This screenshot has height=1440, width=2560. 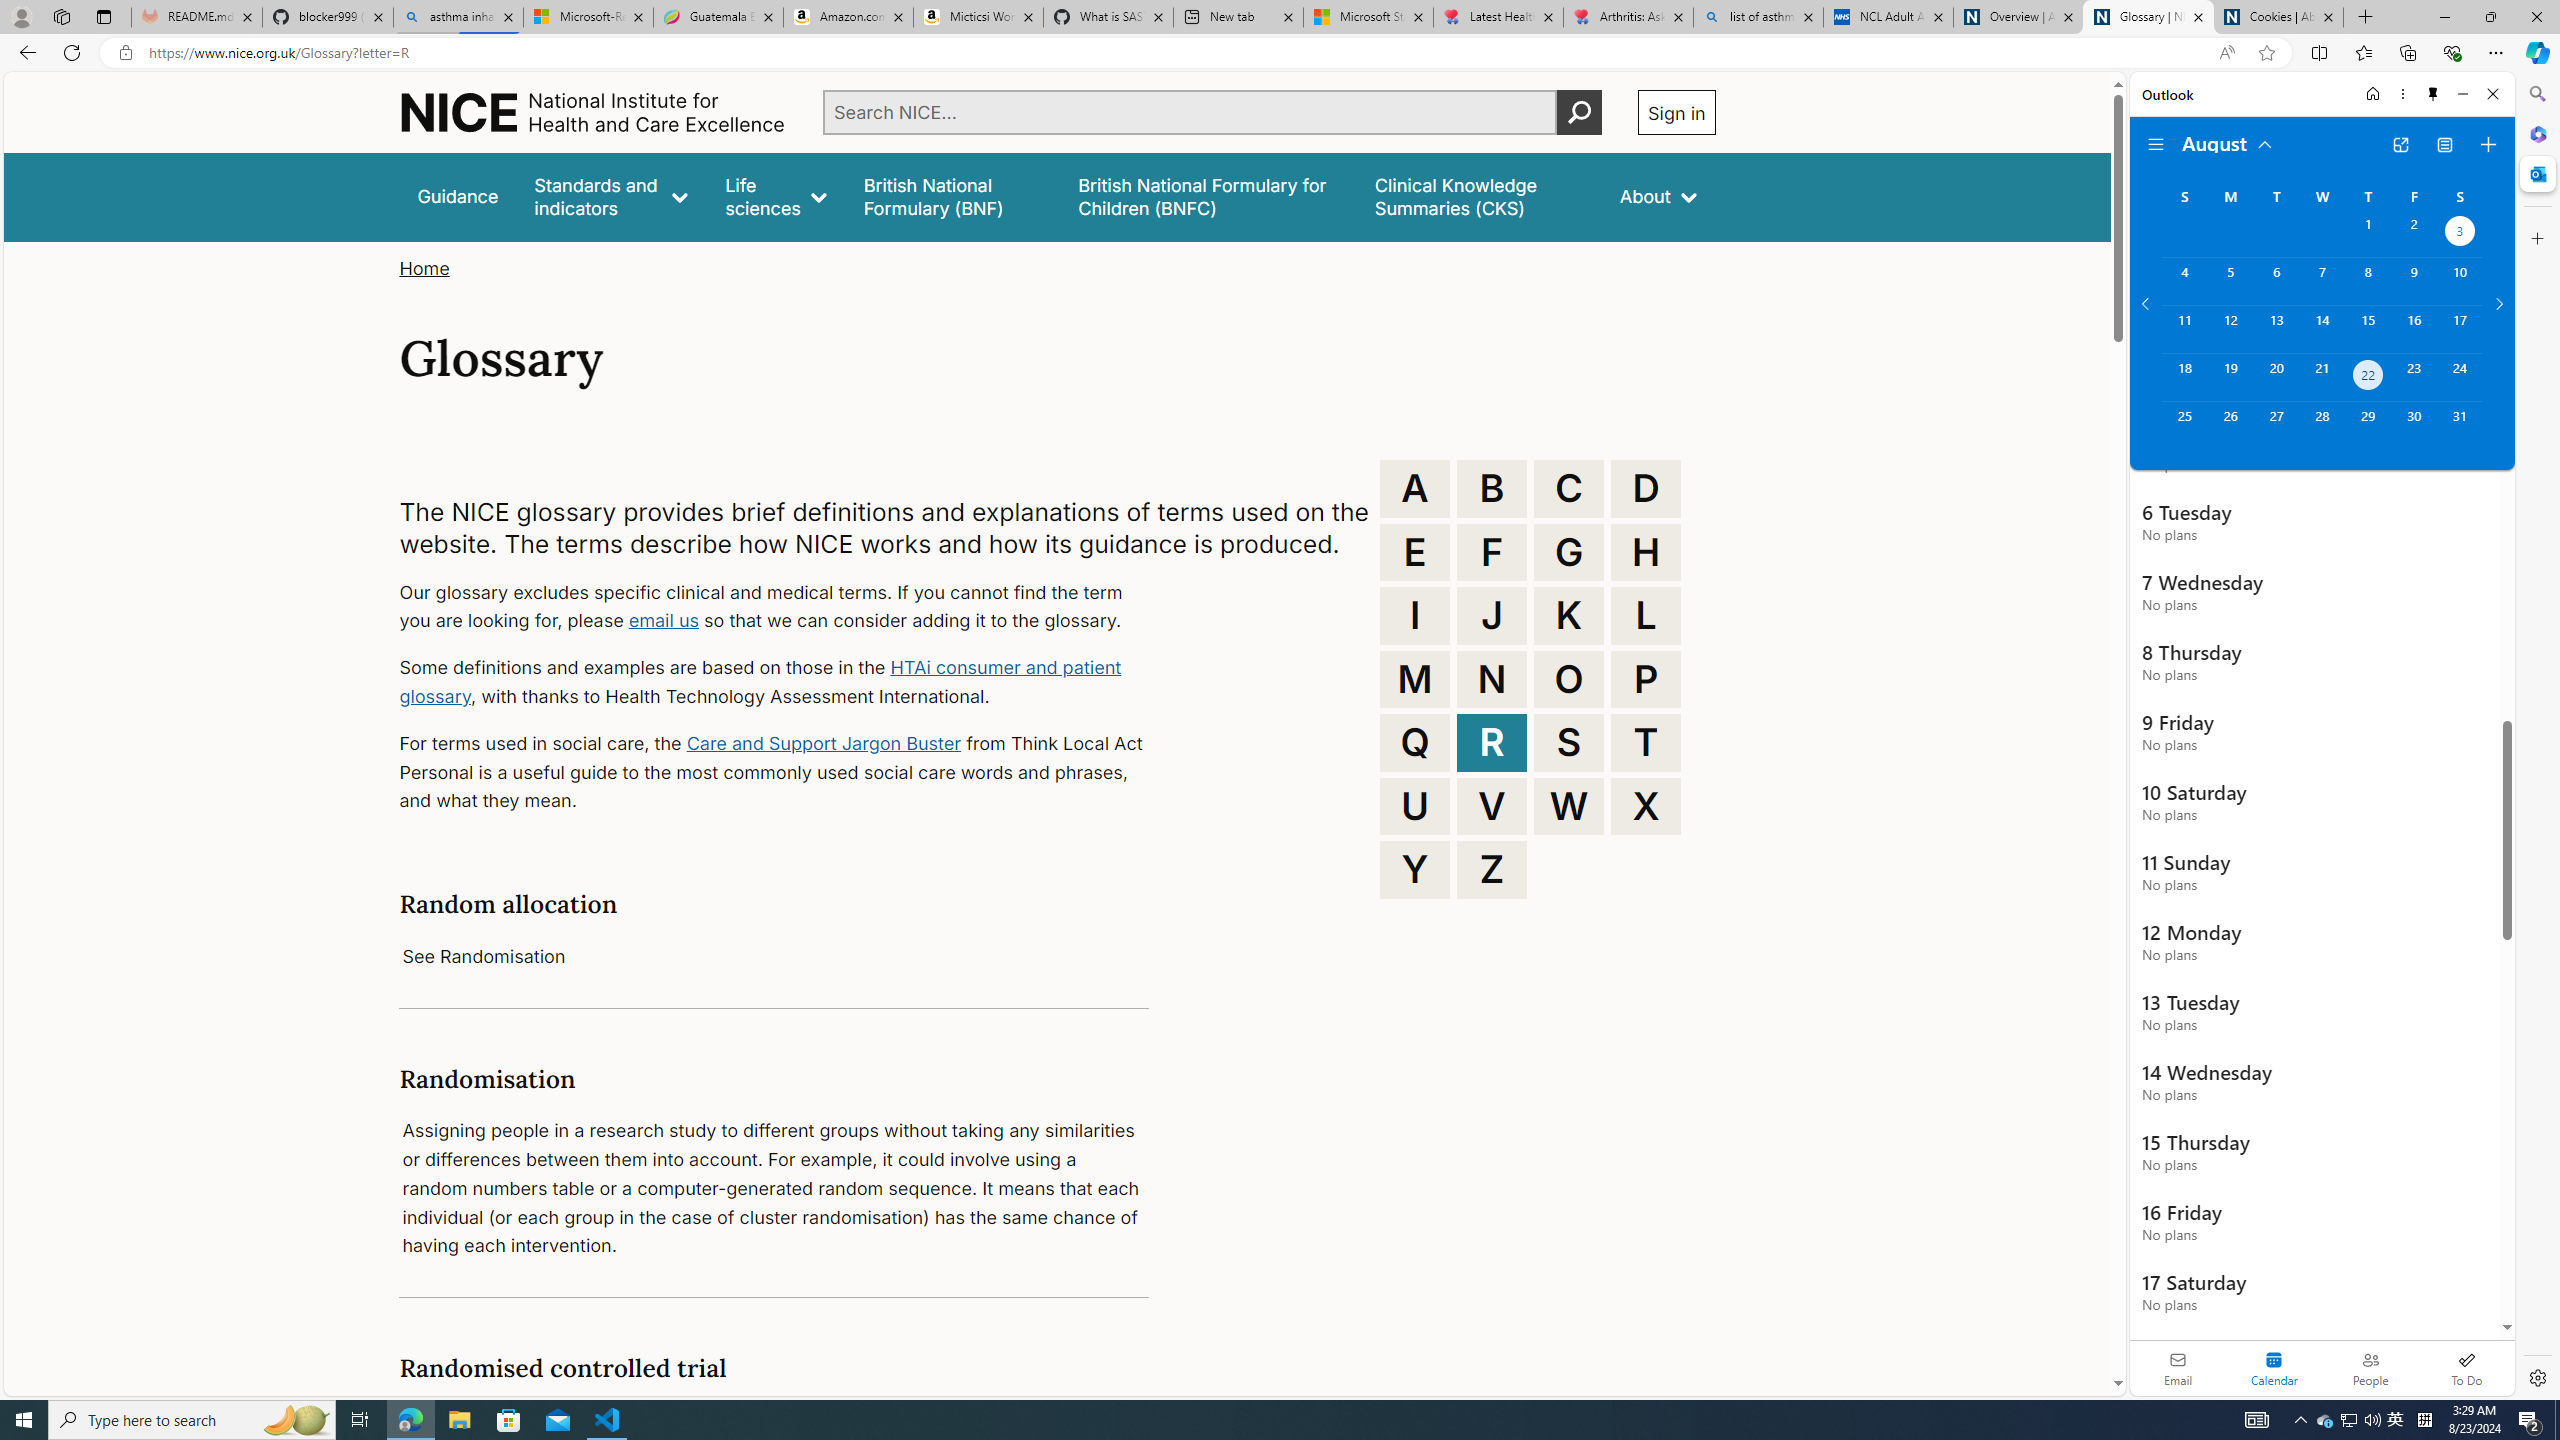 I want to click on 'Restore', so click(x=2490, y=16).